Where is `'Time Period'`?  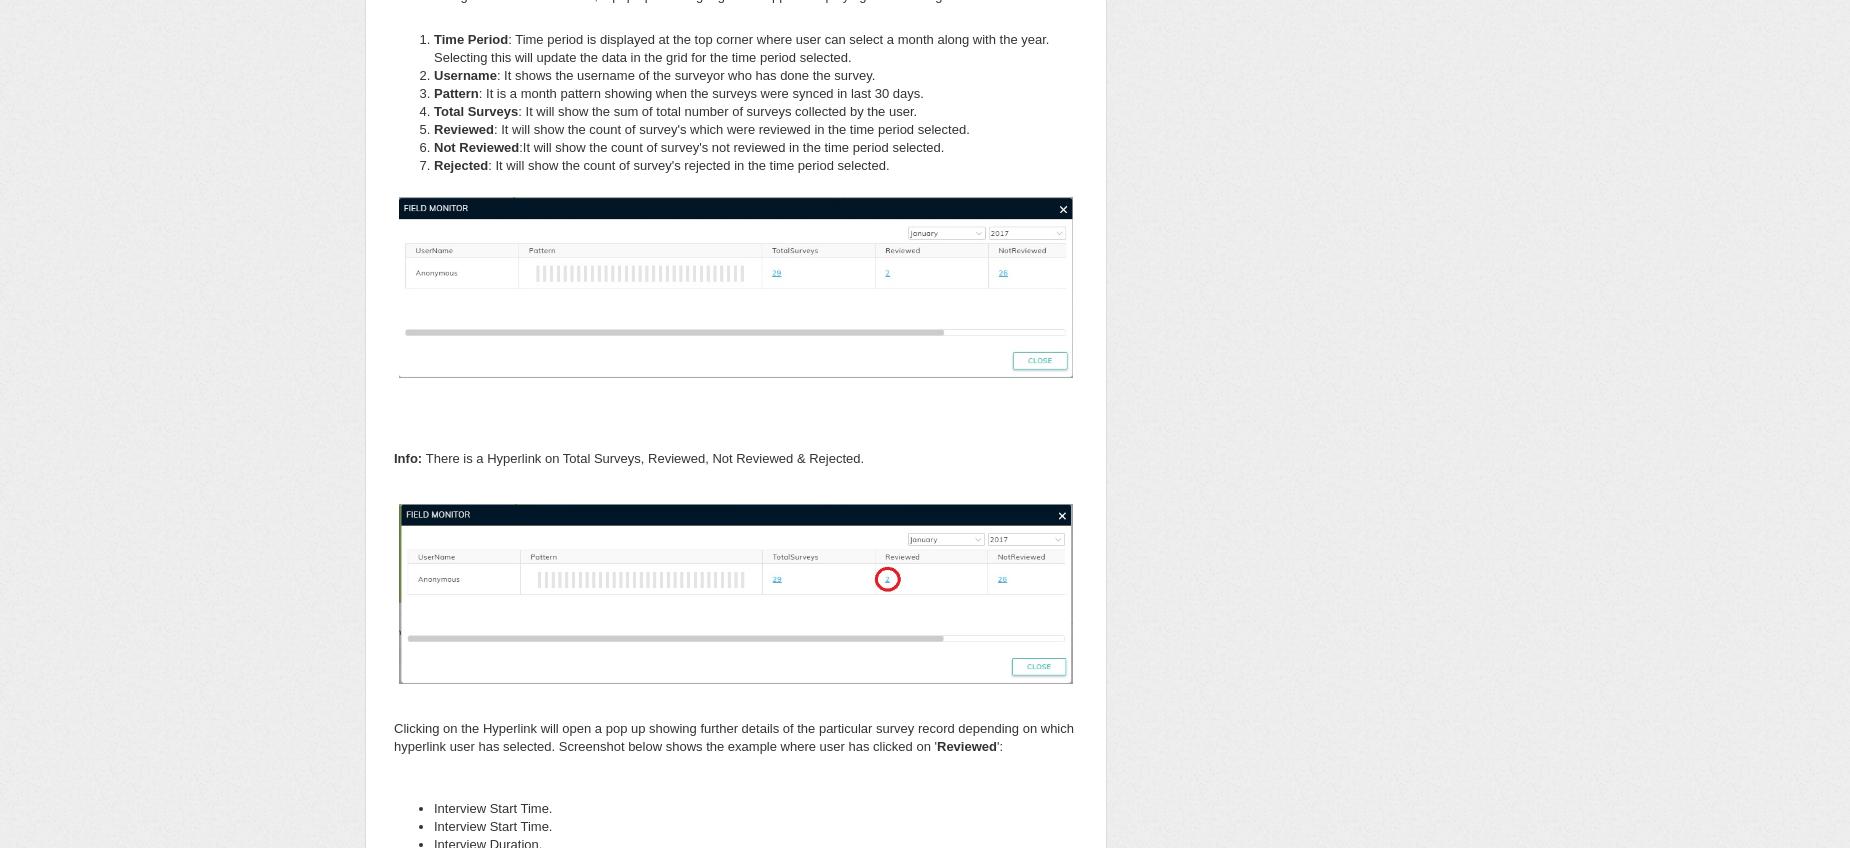 'Time Period' is located at coordinates (433, 37).